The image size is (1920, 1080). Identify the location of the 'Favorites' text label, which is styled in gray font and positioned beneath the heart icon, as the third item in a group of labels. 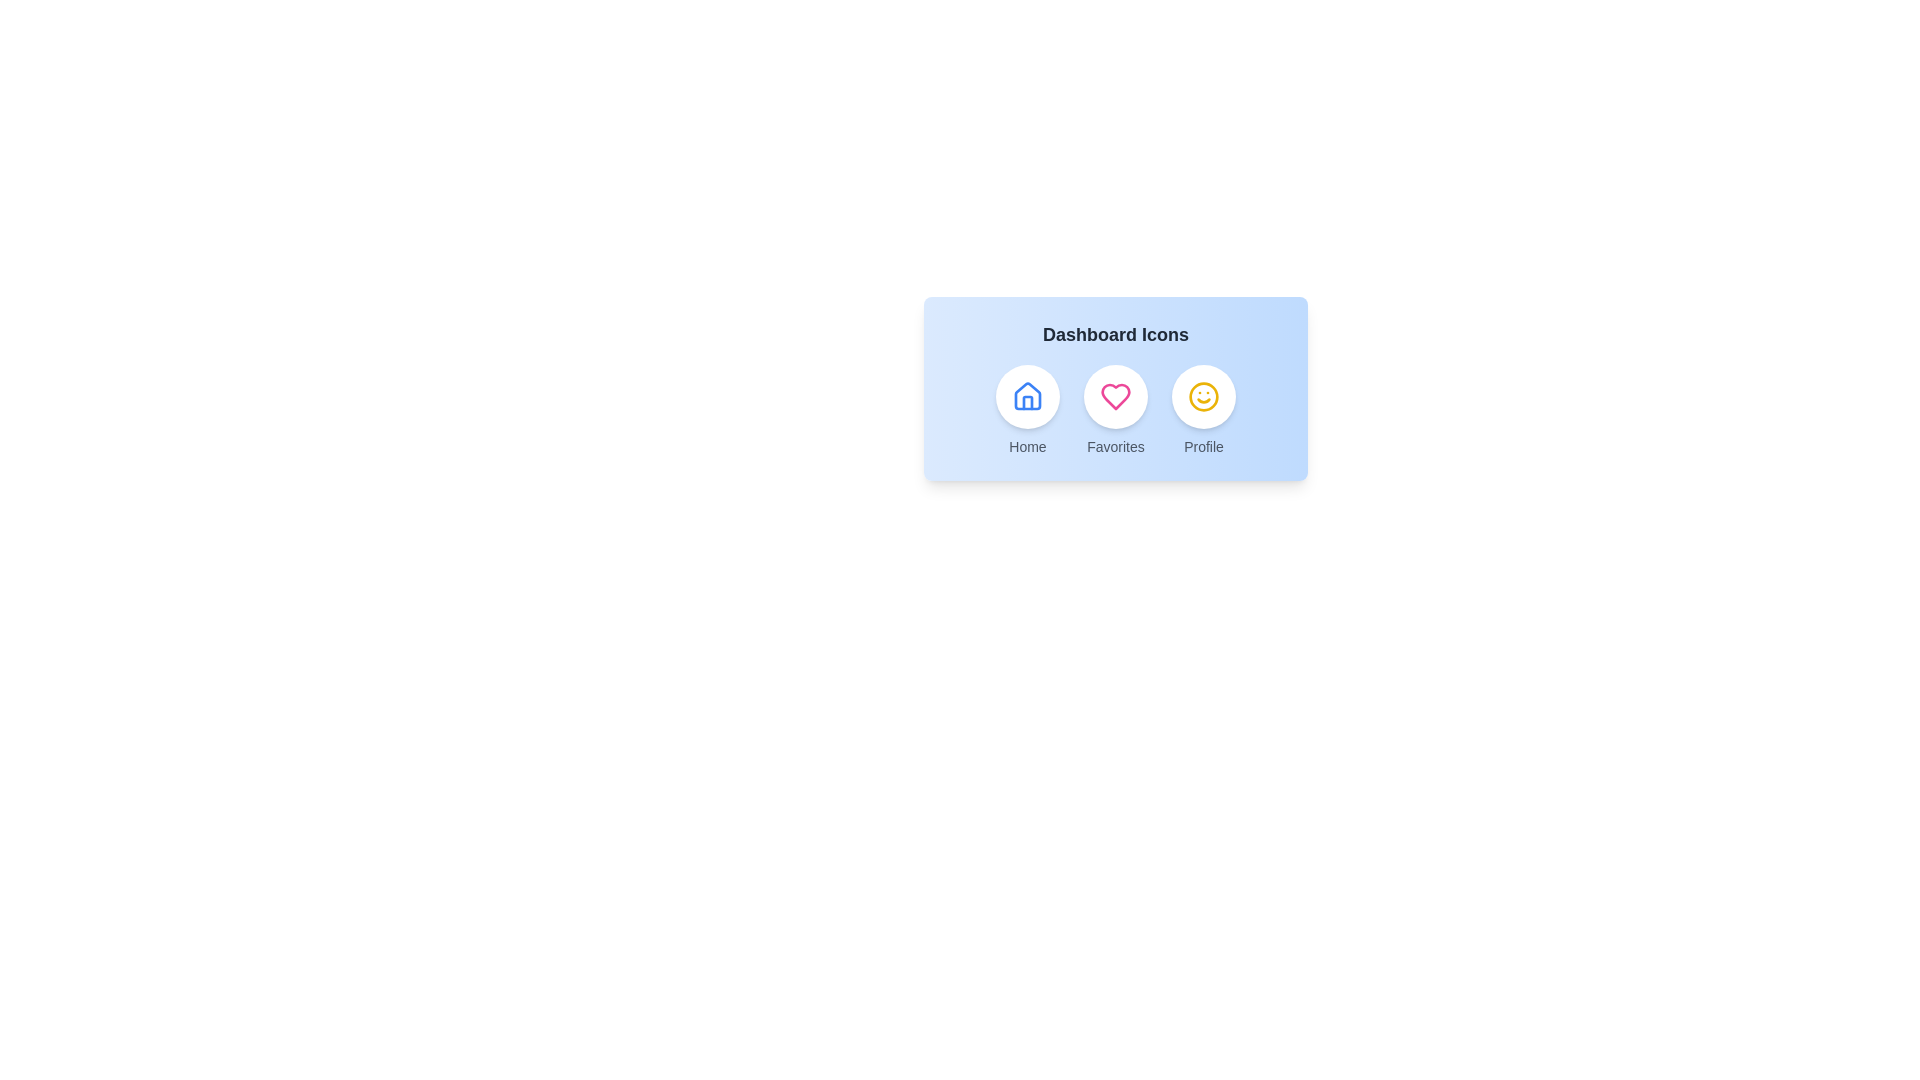
(1114, 446).